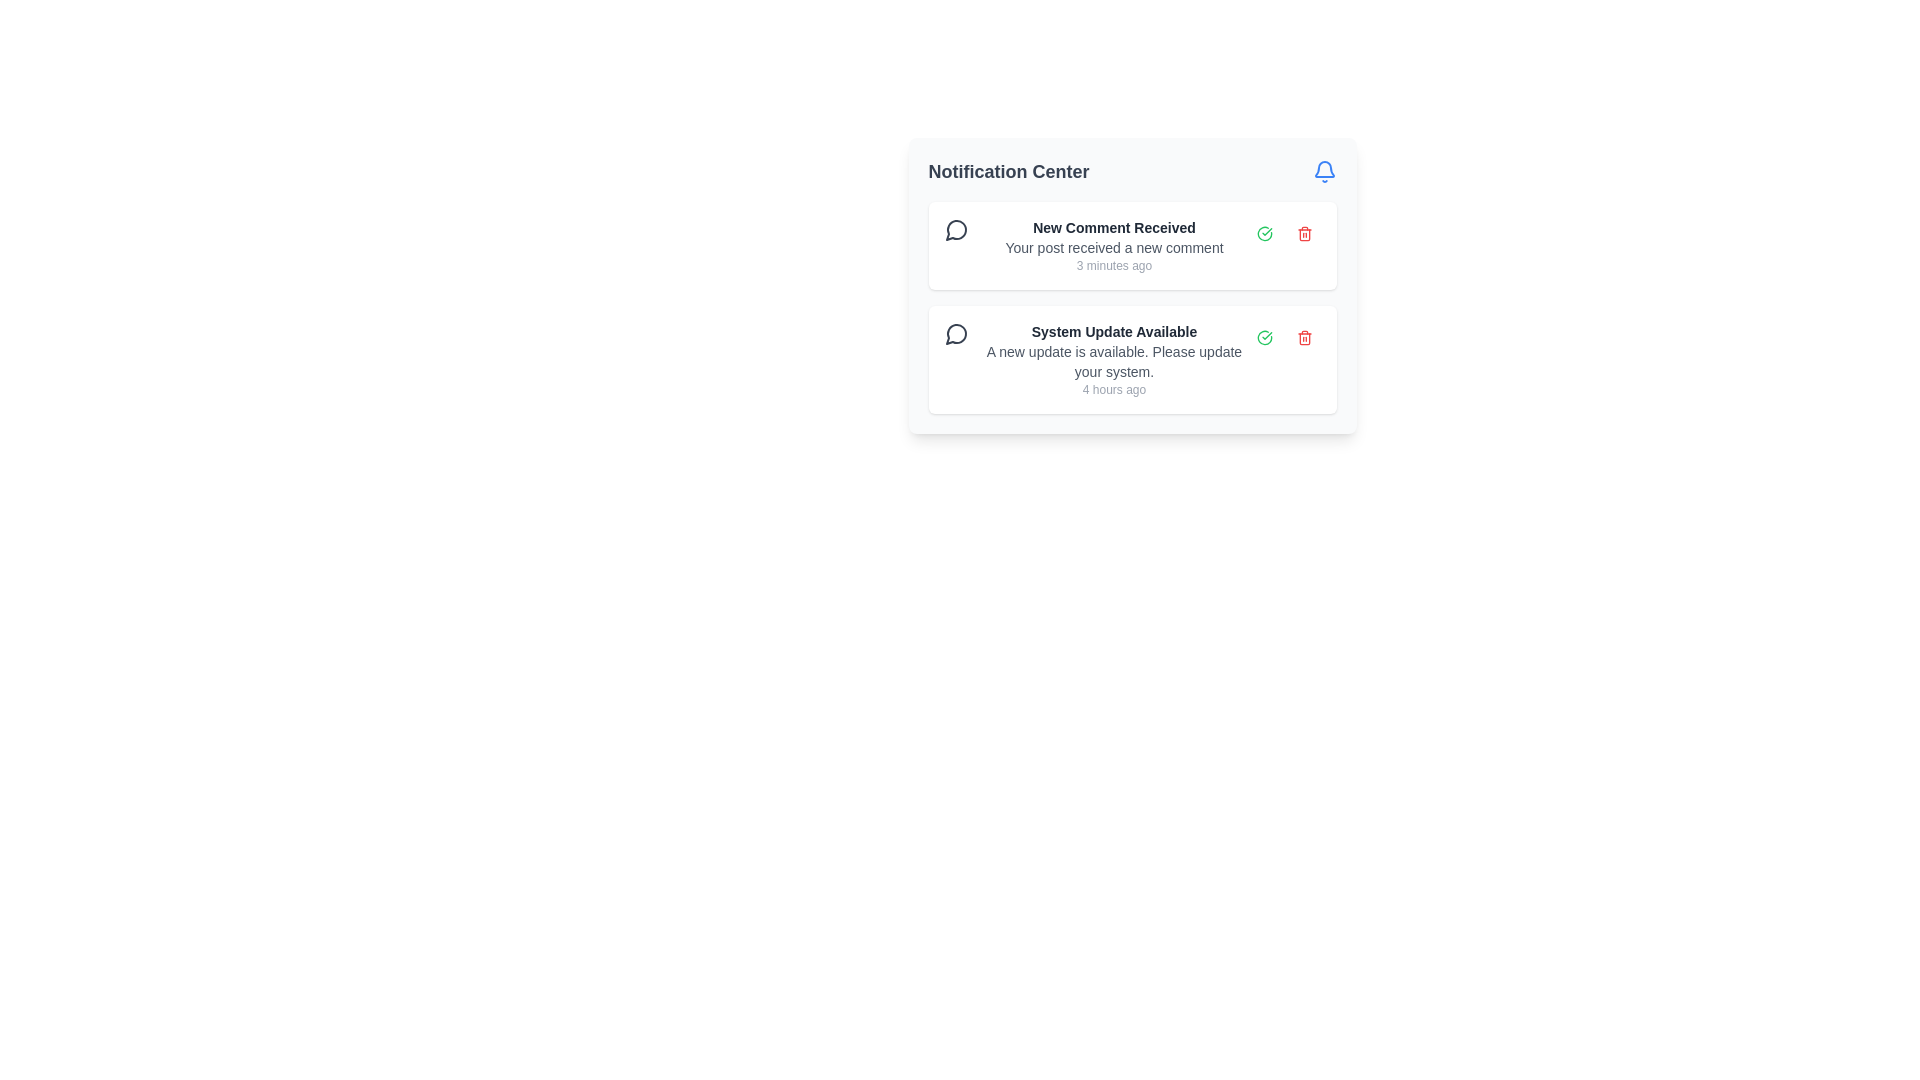 The image size is (1920, 1080). What do you see at coordinates (1113, 362) in the screenshot?
I see `the middle text element in the notification card that informs the user about the system update, located below 'System Update Available' and above the timestamp '4 hours ago'` at bounding box center [1113, 362].